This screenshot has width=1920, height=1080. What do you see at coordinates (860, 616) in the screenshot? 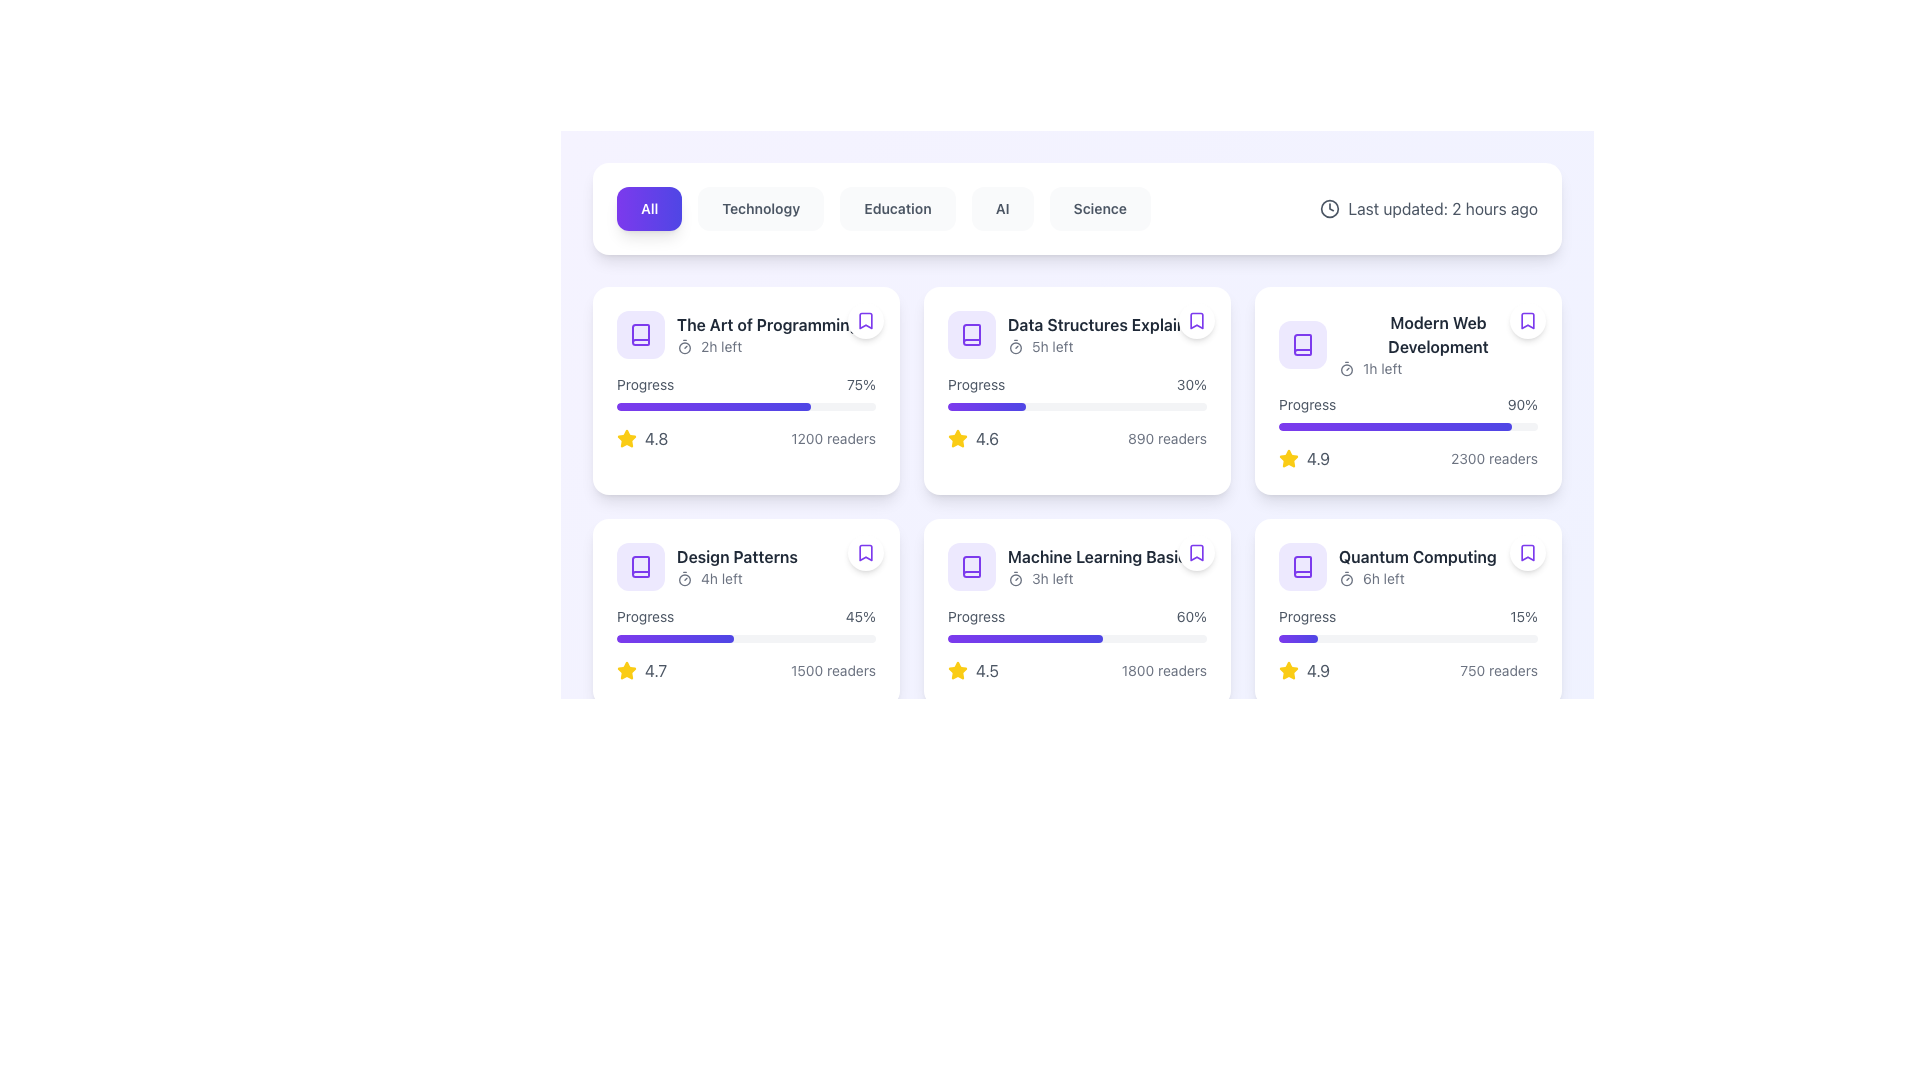
I see `the progress percentage text label located to the right of the 'Progress' label in the 'Design Patterns' card` at bounding box center [860, 616].